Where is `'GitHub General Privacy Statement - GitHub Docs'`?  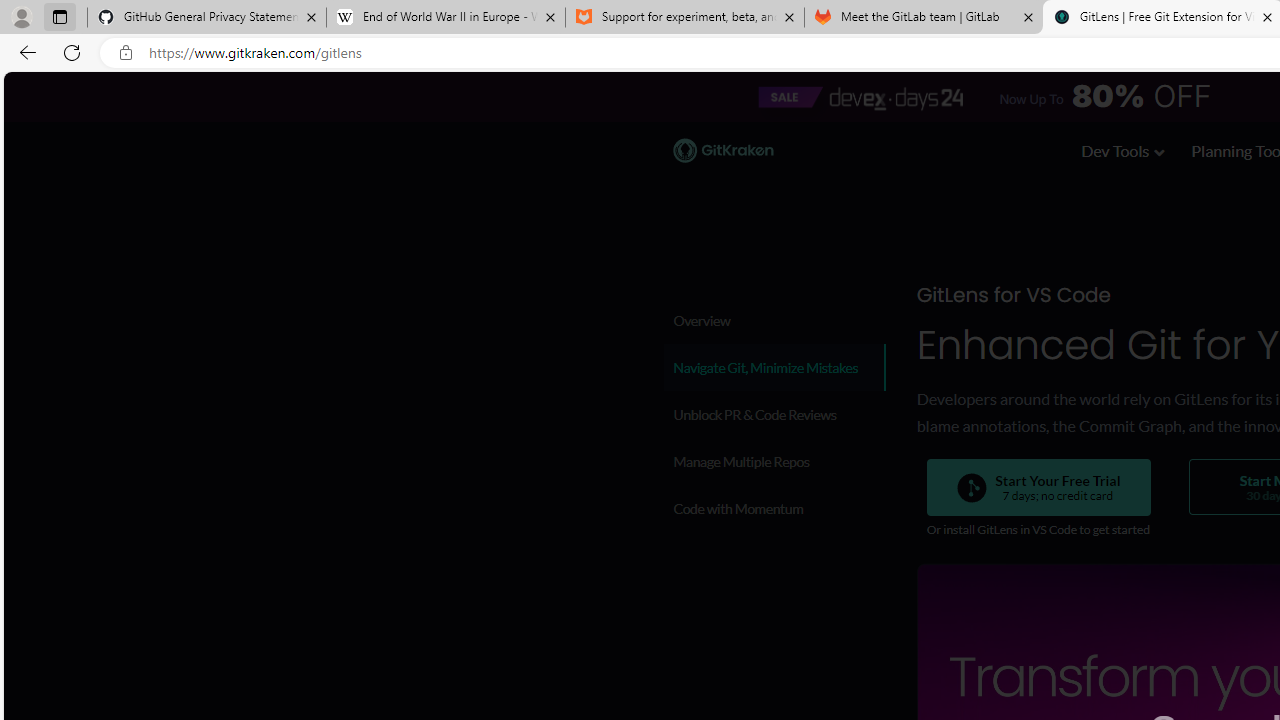
'GitHub General Privacy Statement - GitHub Docs' is located at coordinates (207, 17).